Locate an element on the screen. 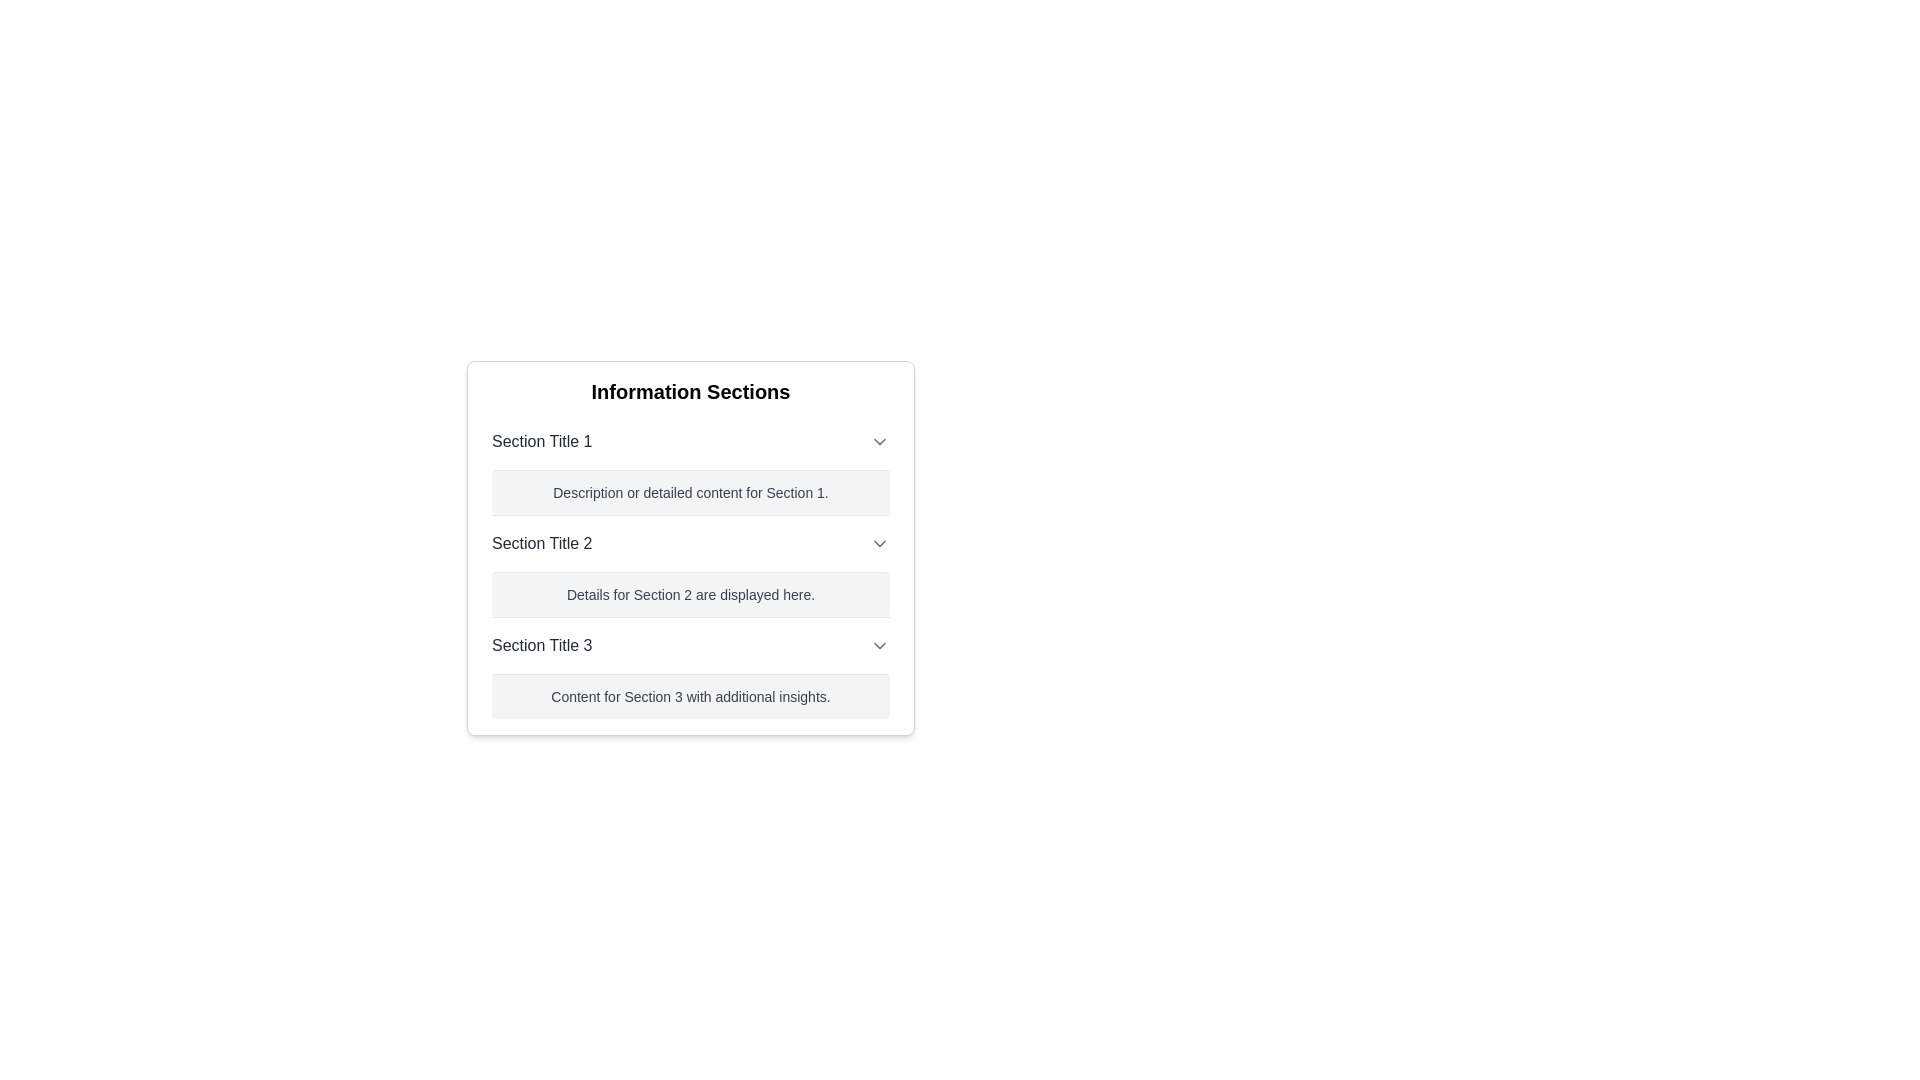 The image size is (1920, 1080). the Label displaying the text 'Description or detailed content for Section 1' located within the first section labeled 'Section Title 1' is located at coordinates (691, 493).